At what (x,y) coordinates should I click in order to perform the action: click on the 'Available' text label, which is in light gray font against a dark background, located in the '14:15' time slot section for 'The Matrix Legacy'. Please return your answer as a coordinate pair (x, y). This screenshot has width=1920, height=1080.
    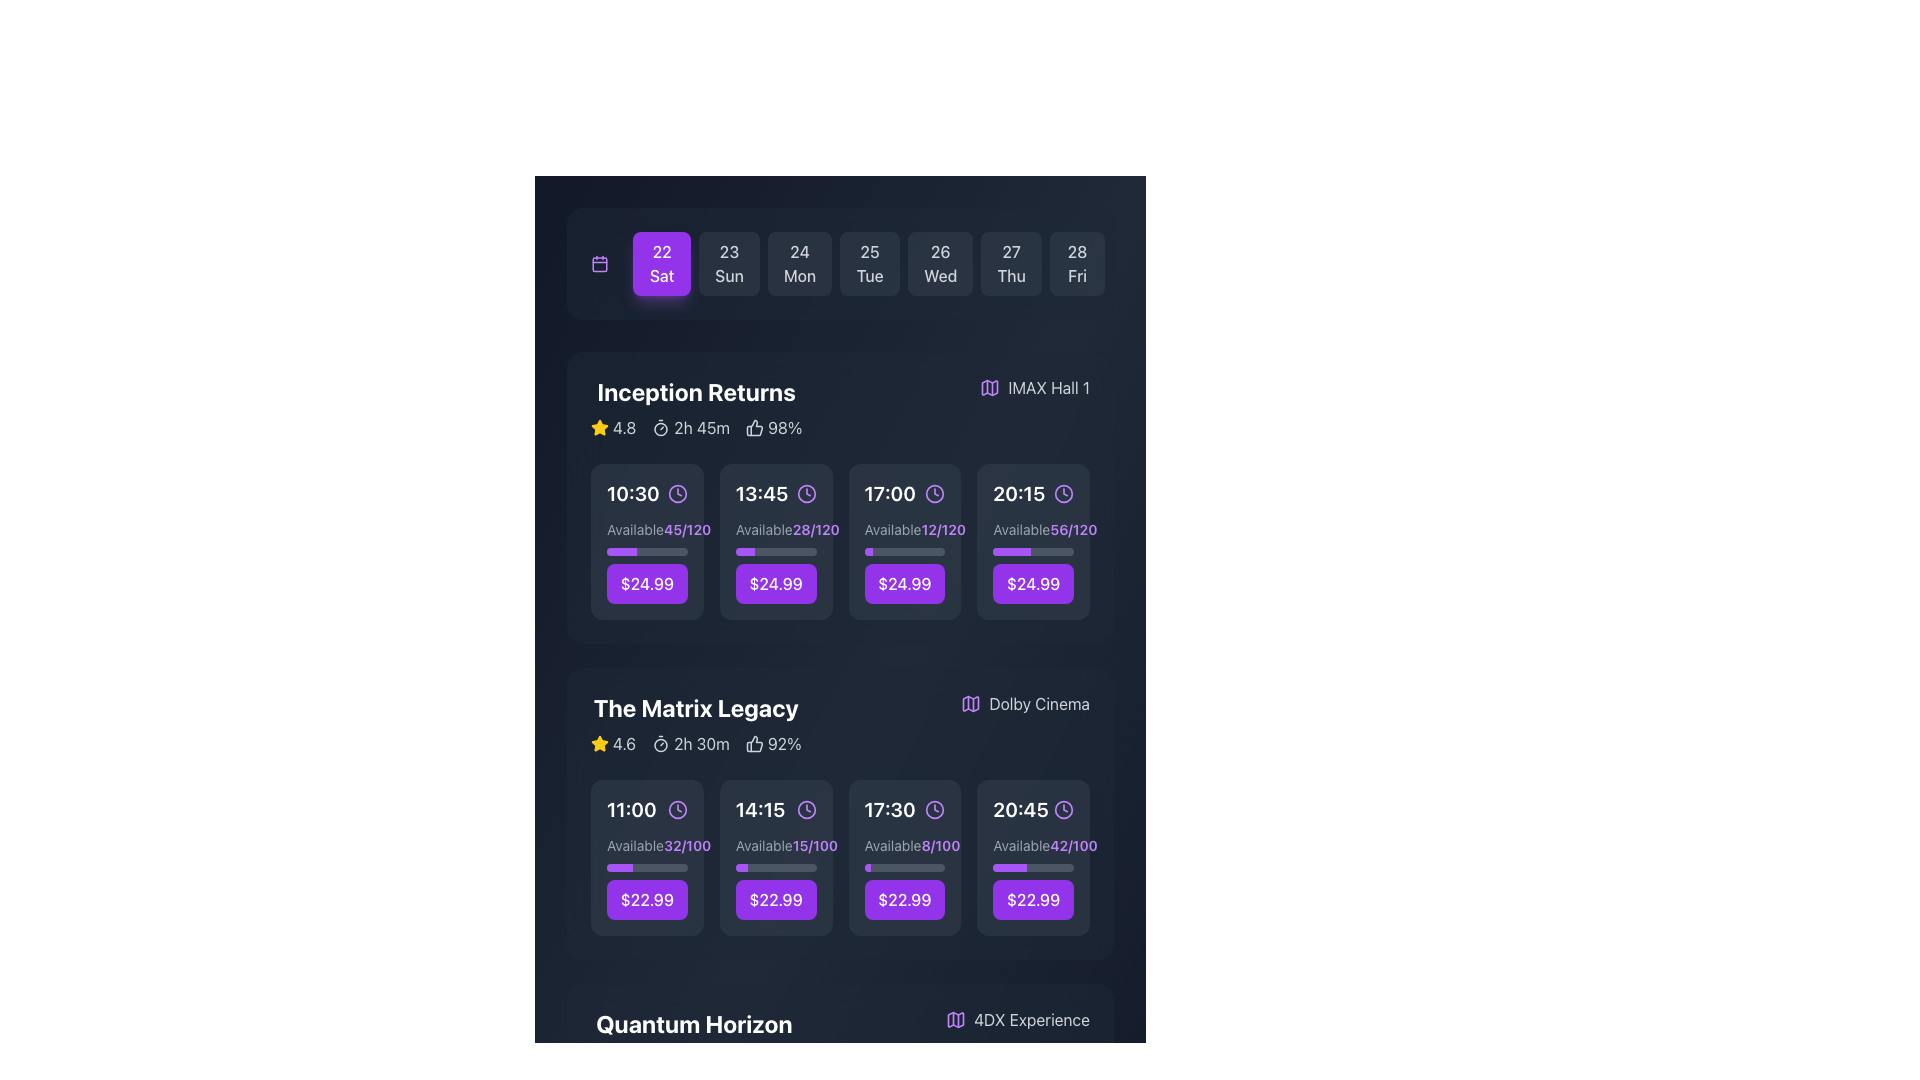
    Looking at the image, I should click on (763, 845).